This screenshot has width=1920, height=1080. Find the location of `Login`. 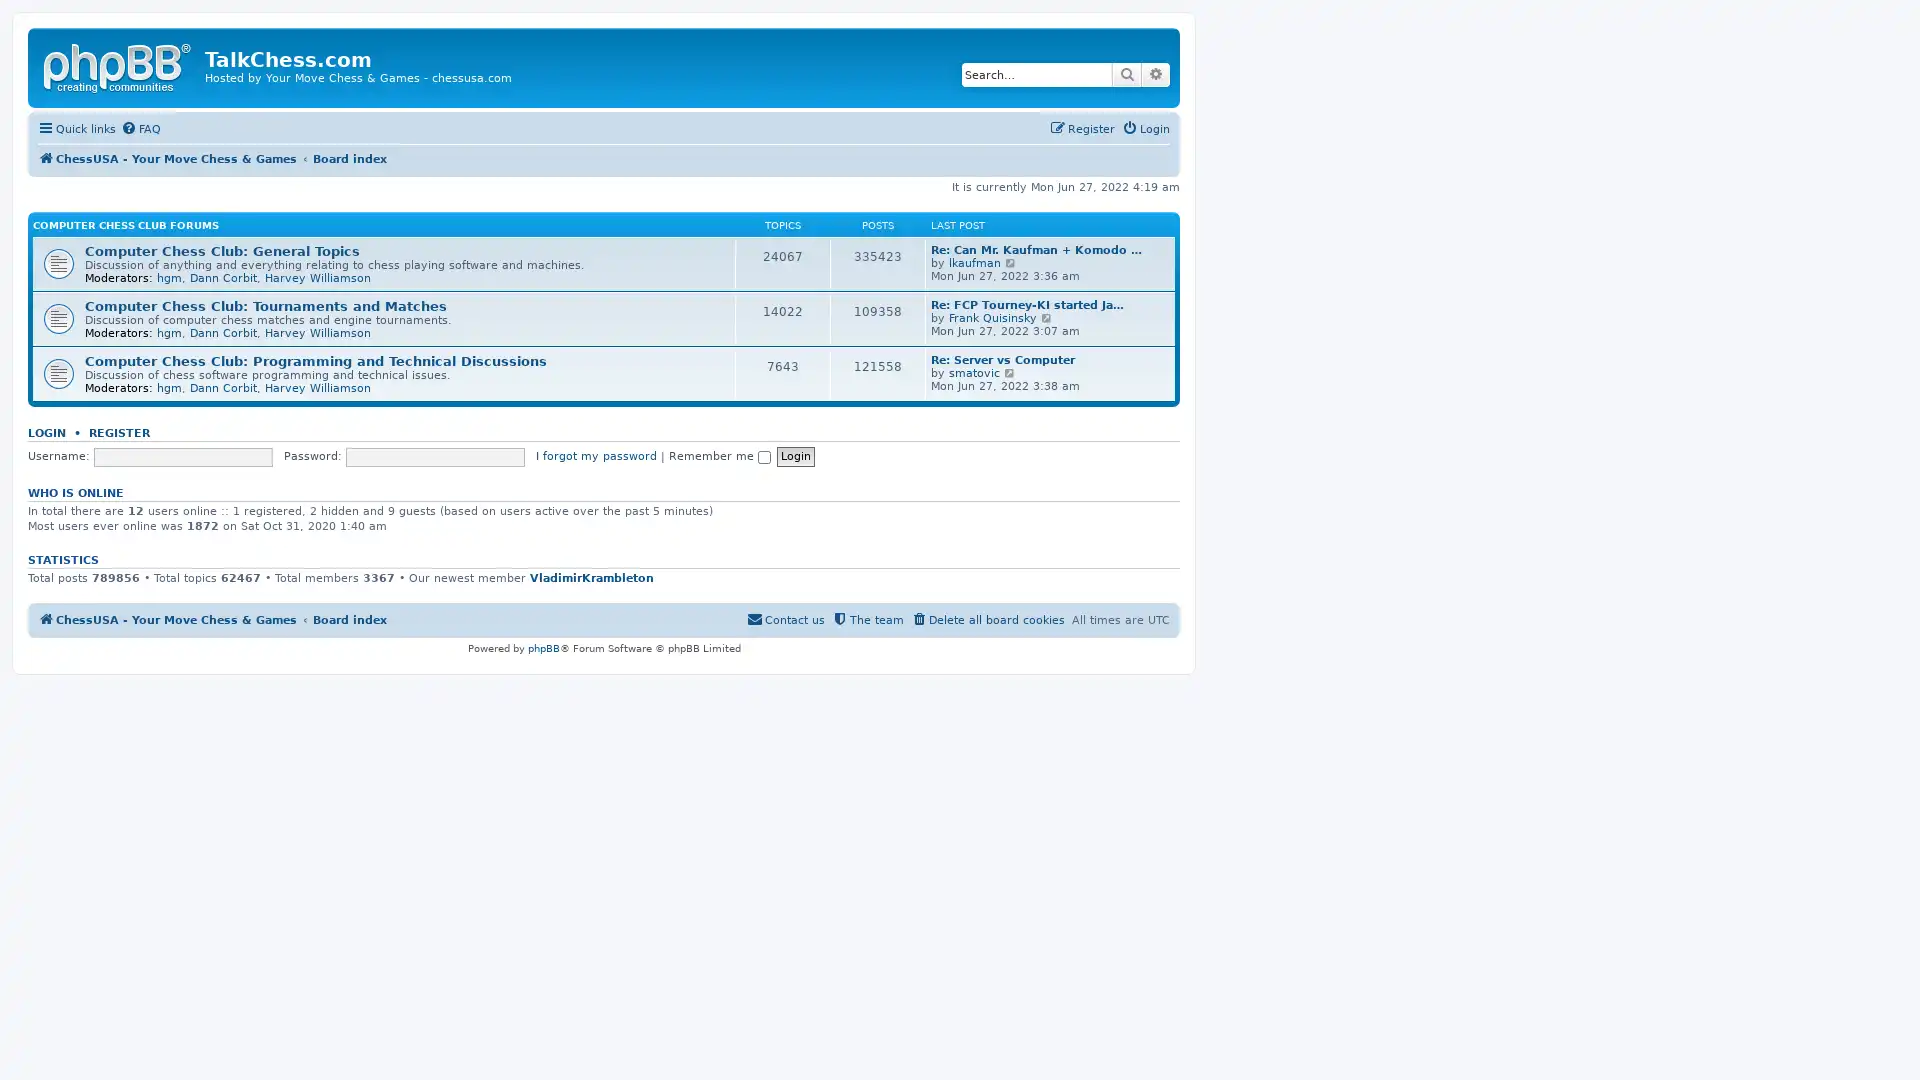

Login is located at coordinates (794, 456).